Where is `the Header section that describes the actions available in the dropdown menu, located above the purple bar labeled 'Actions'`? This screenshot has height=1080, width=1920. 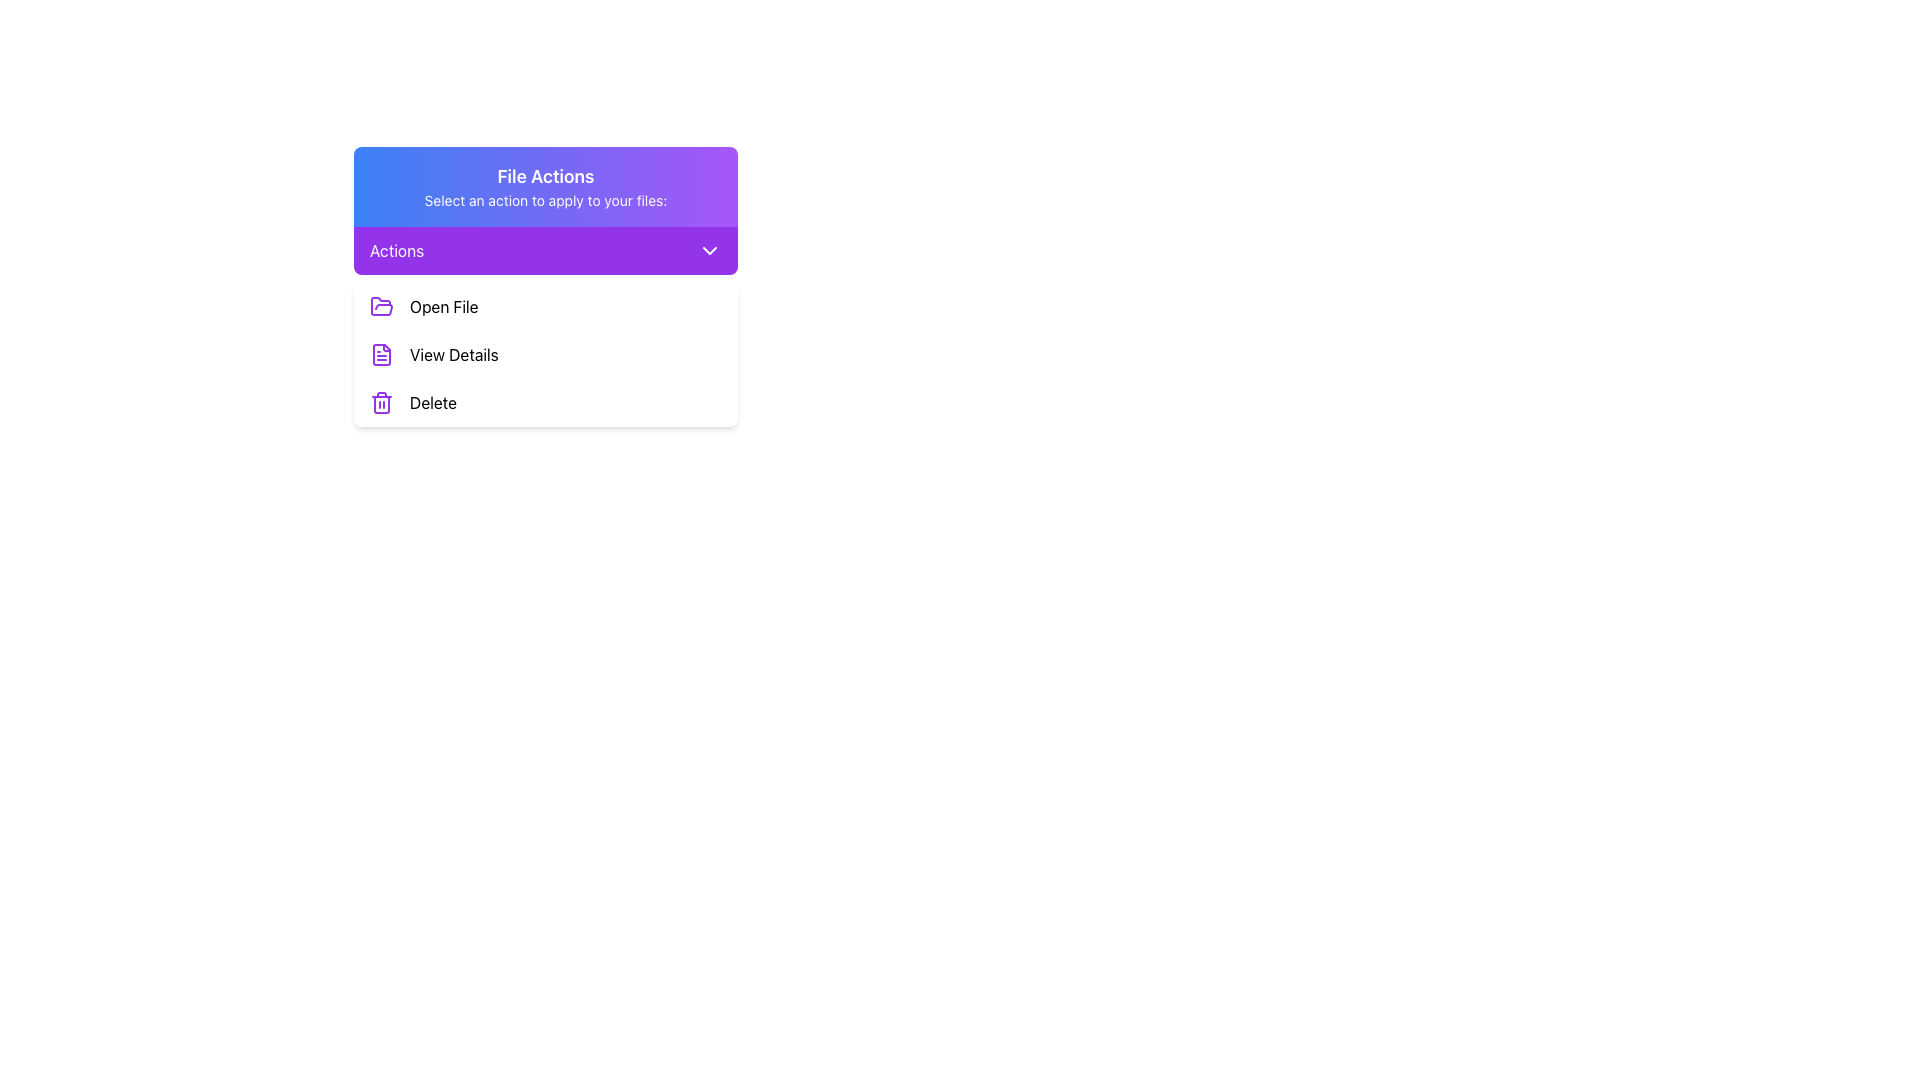 the Header section that describes the actions available in the dropdown menu, located above the purple bar labeled 'Actions' is located at coordinates (546, 186).